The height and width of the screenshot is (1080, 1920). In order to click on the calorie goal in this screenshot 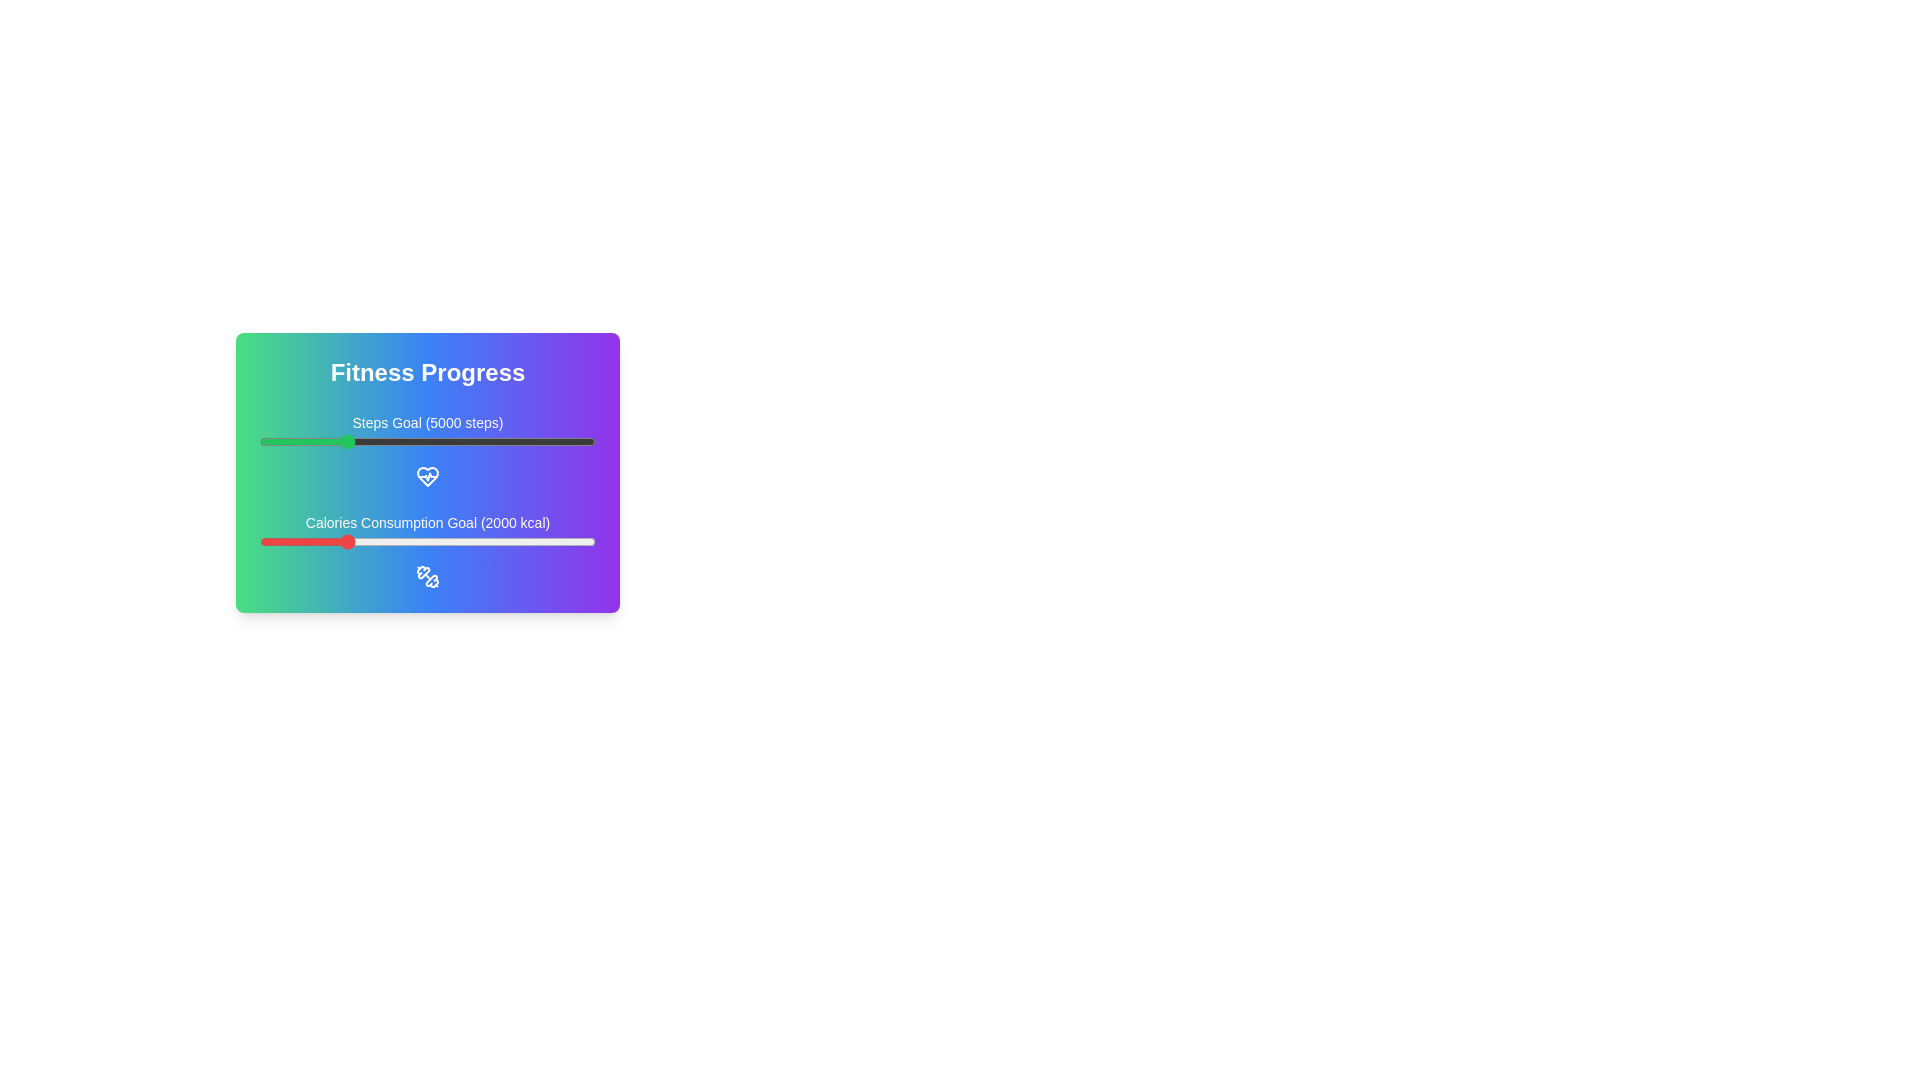, I will do `click(529, 542)`.